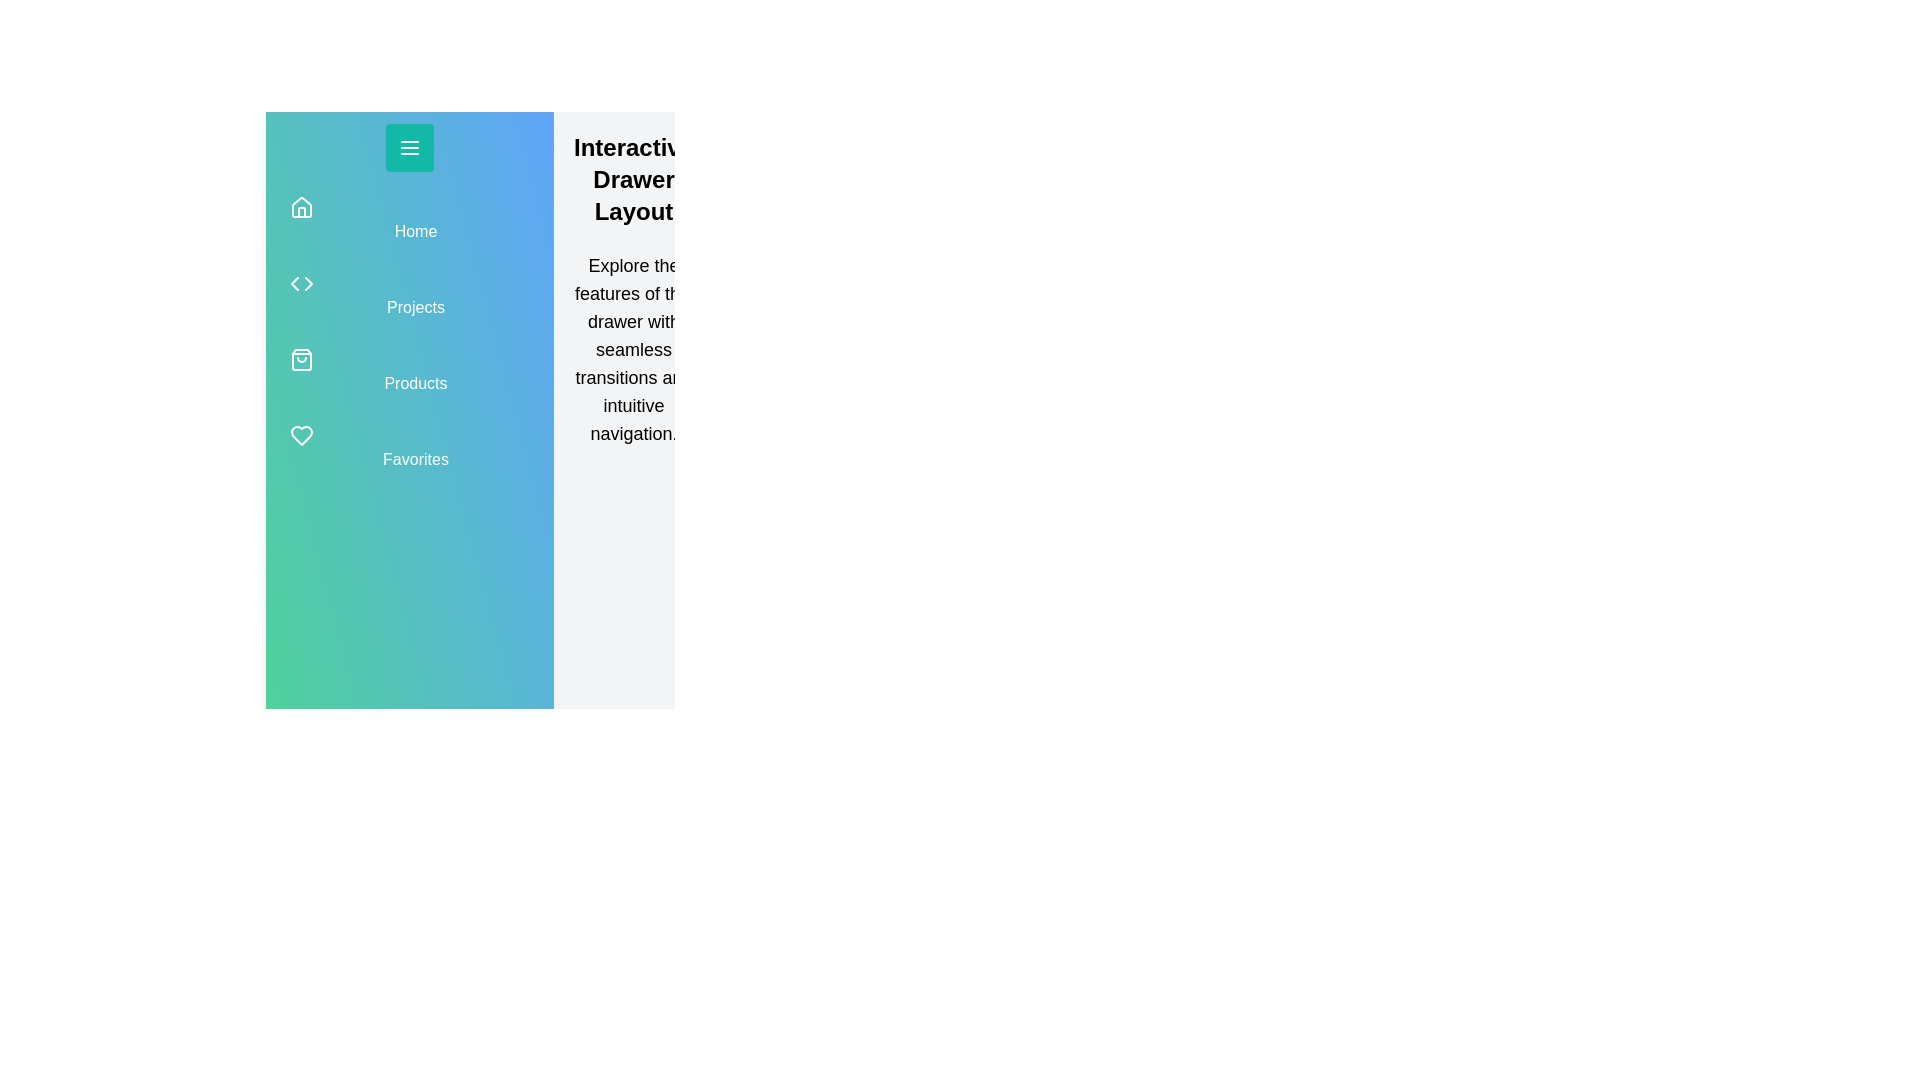  What do you see at coordinates (408, 371) in the screenshot?
I see `the navigation item Products` at bounding box center [408, 371].